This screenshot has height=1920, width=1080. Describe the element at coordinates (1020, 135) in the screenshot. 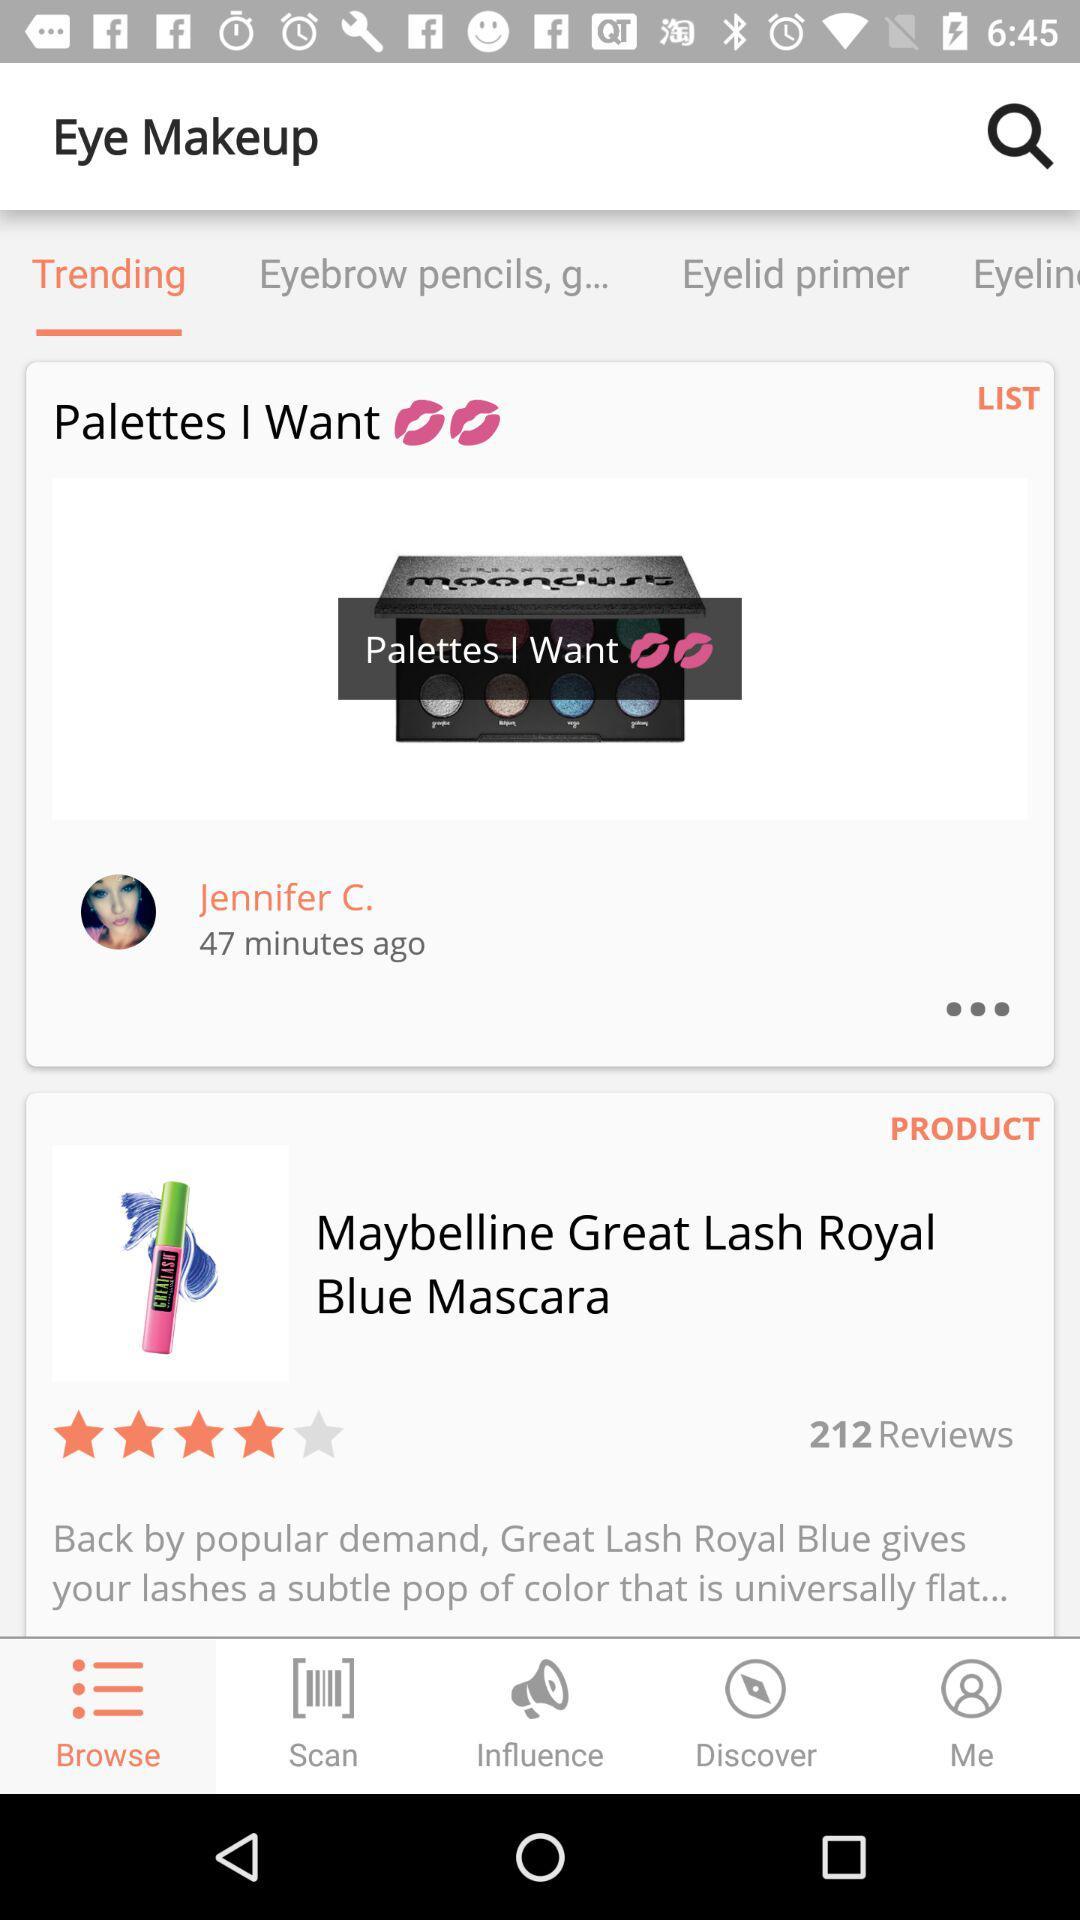

I see `the item next to eye makeup` at that location.